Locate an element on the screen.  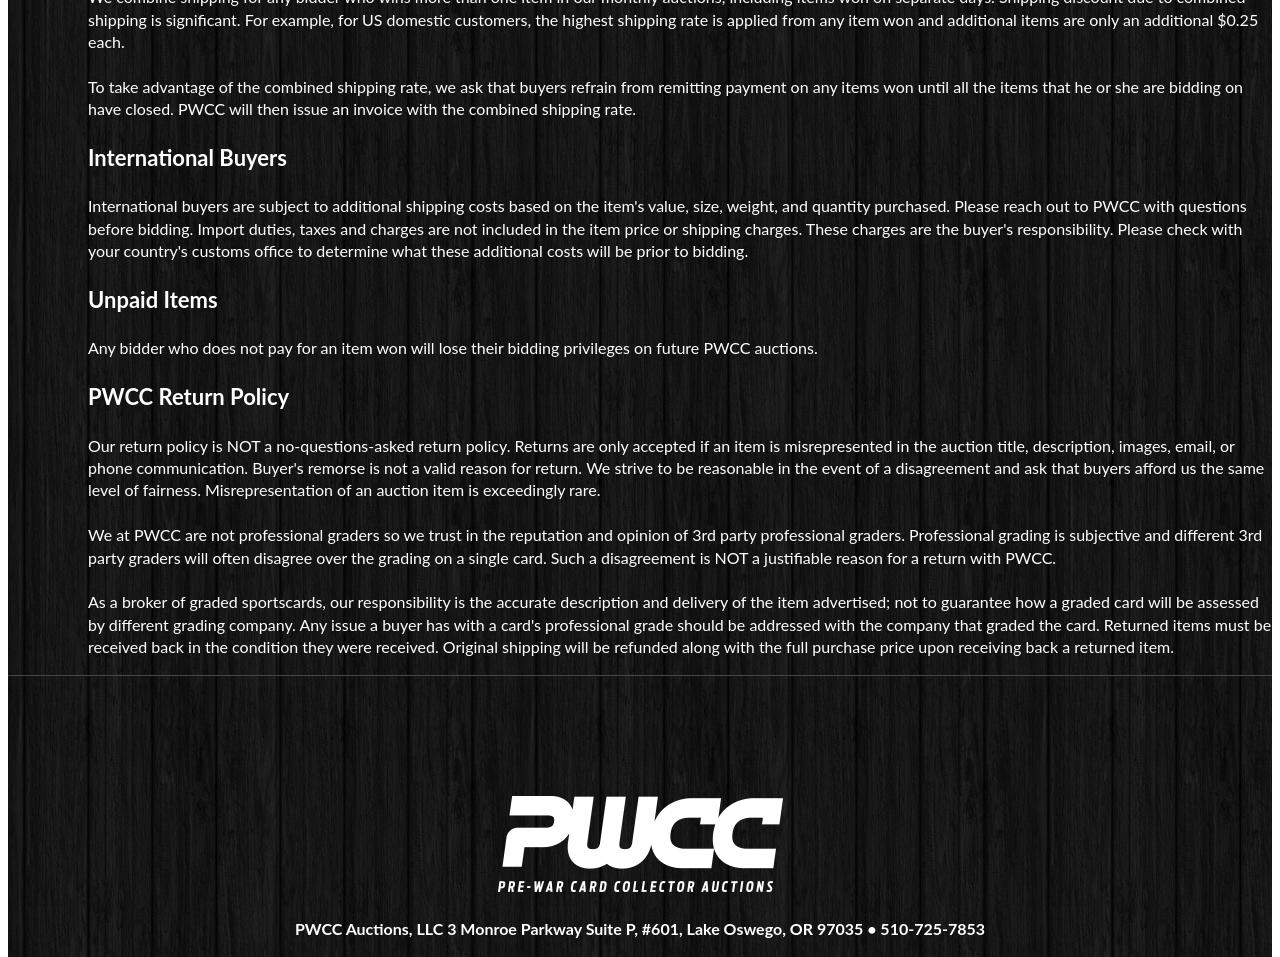
'To take advantage of the combined shipping rate, we ask that buyers refrain from remitting payment on any items won until all the items that he or she are bidding on have closed. PWCC will then issue an invoice with the combined shipping rate.' is located at coordinates (665, 98).